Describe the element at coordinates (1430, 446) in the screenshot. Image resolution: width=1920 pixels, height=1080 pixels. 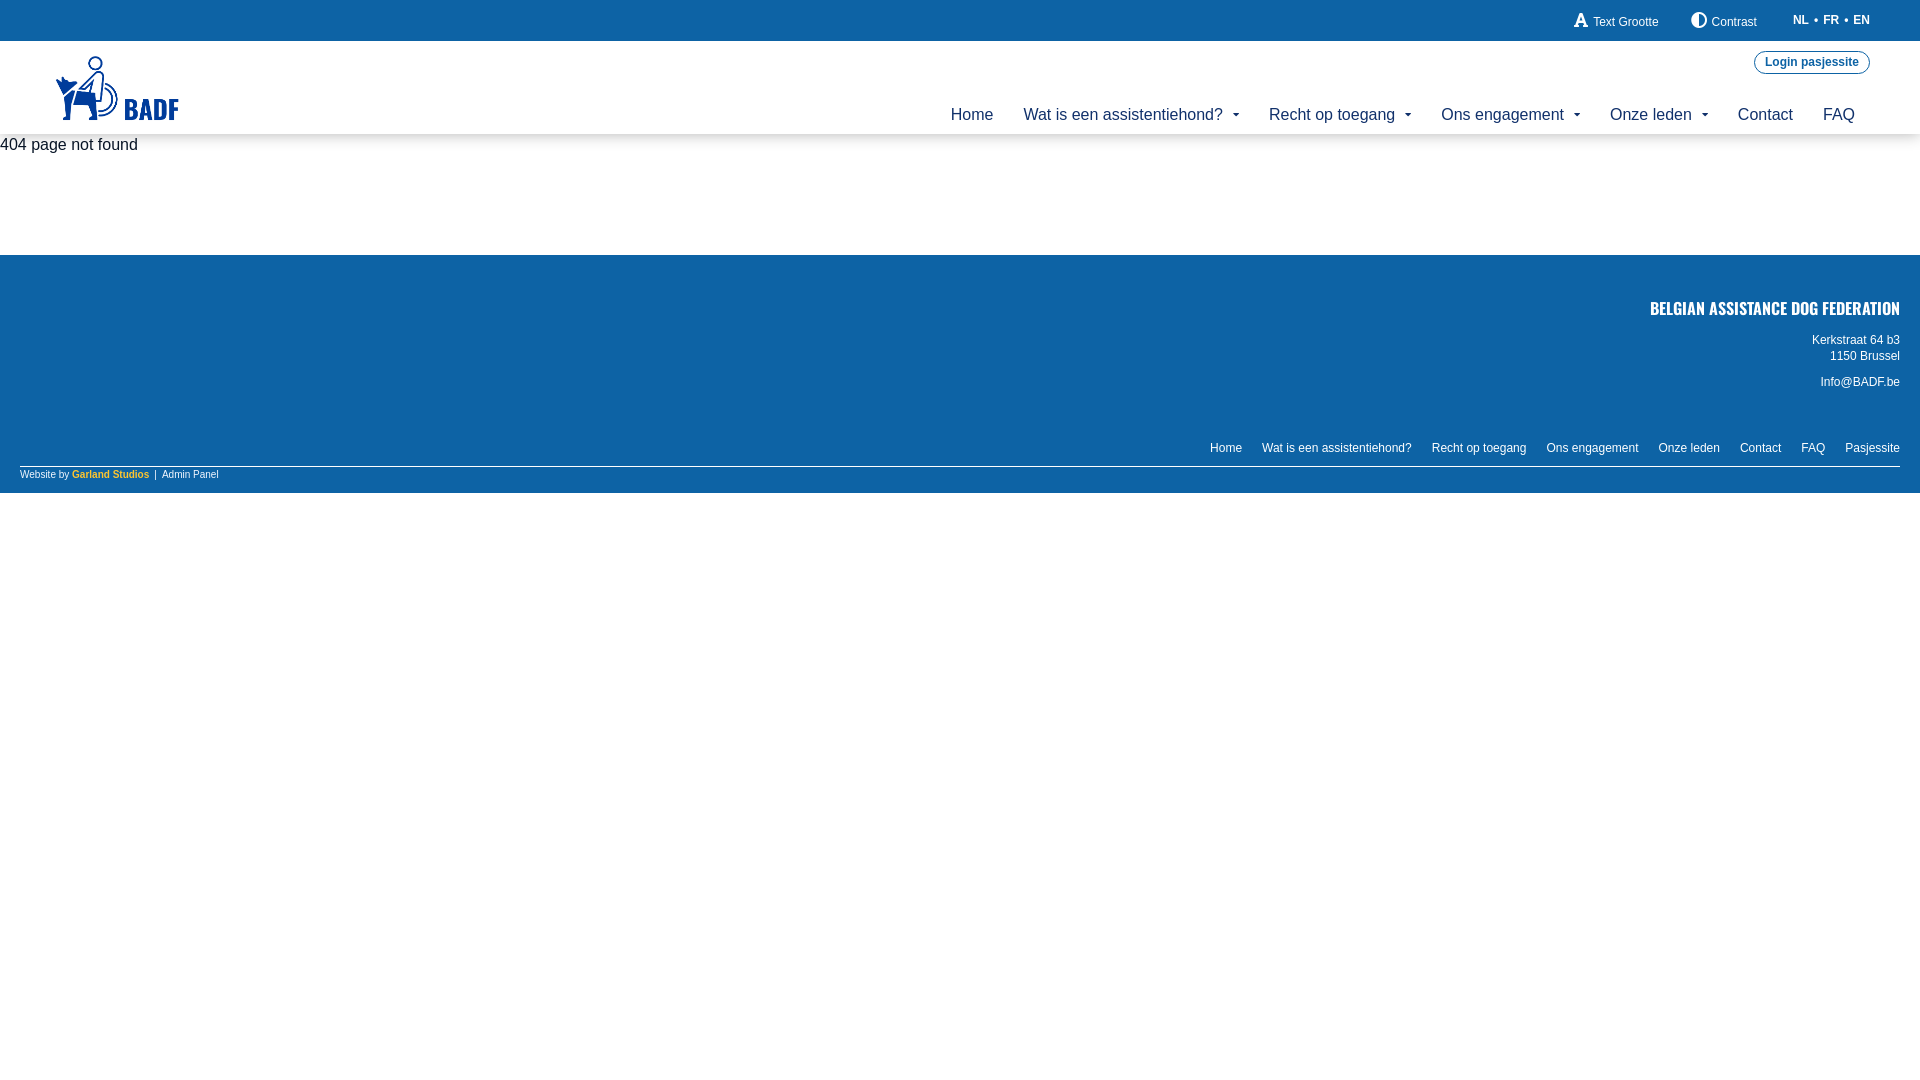
I see `'Recht op toegang'` at that location.